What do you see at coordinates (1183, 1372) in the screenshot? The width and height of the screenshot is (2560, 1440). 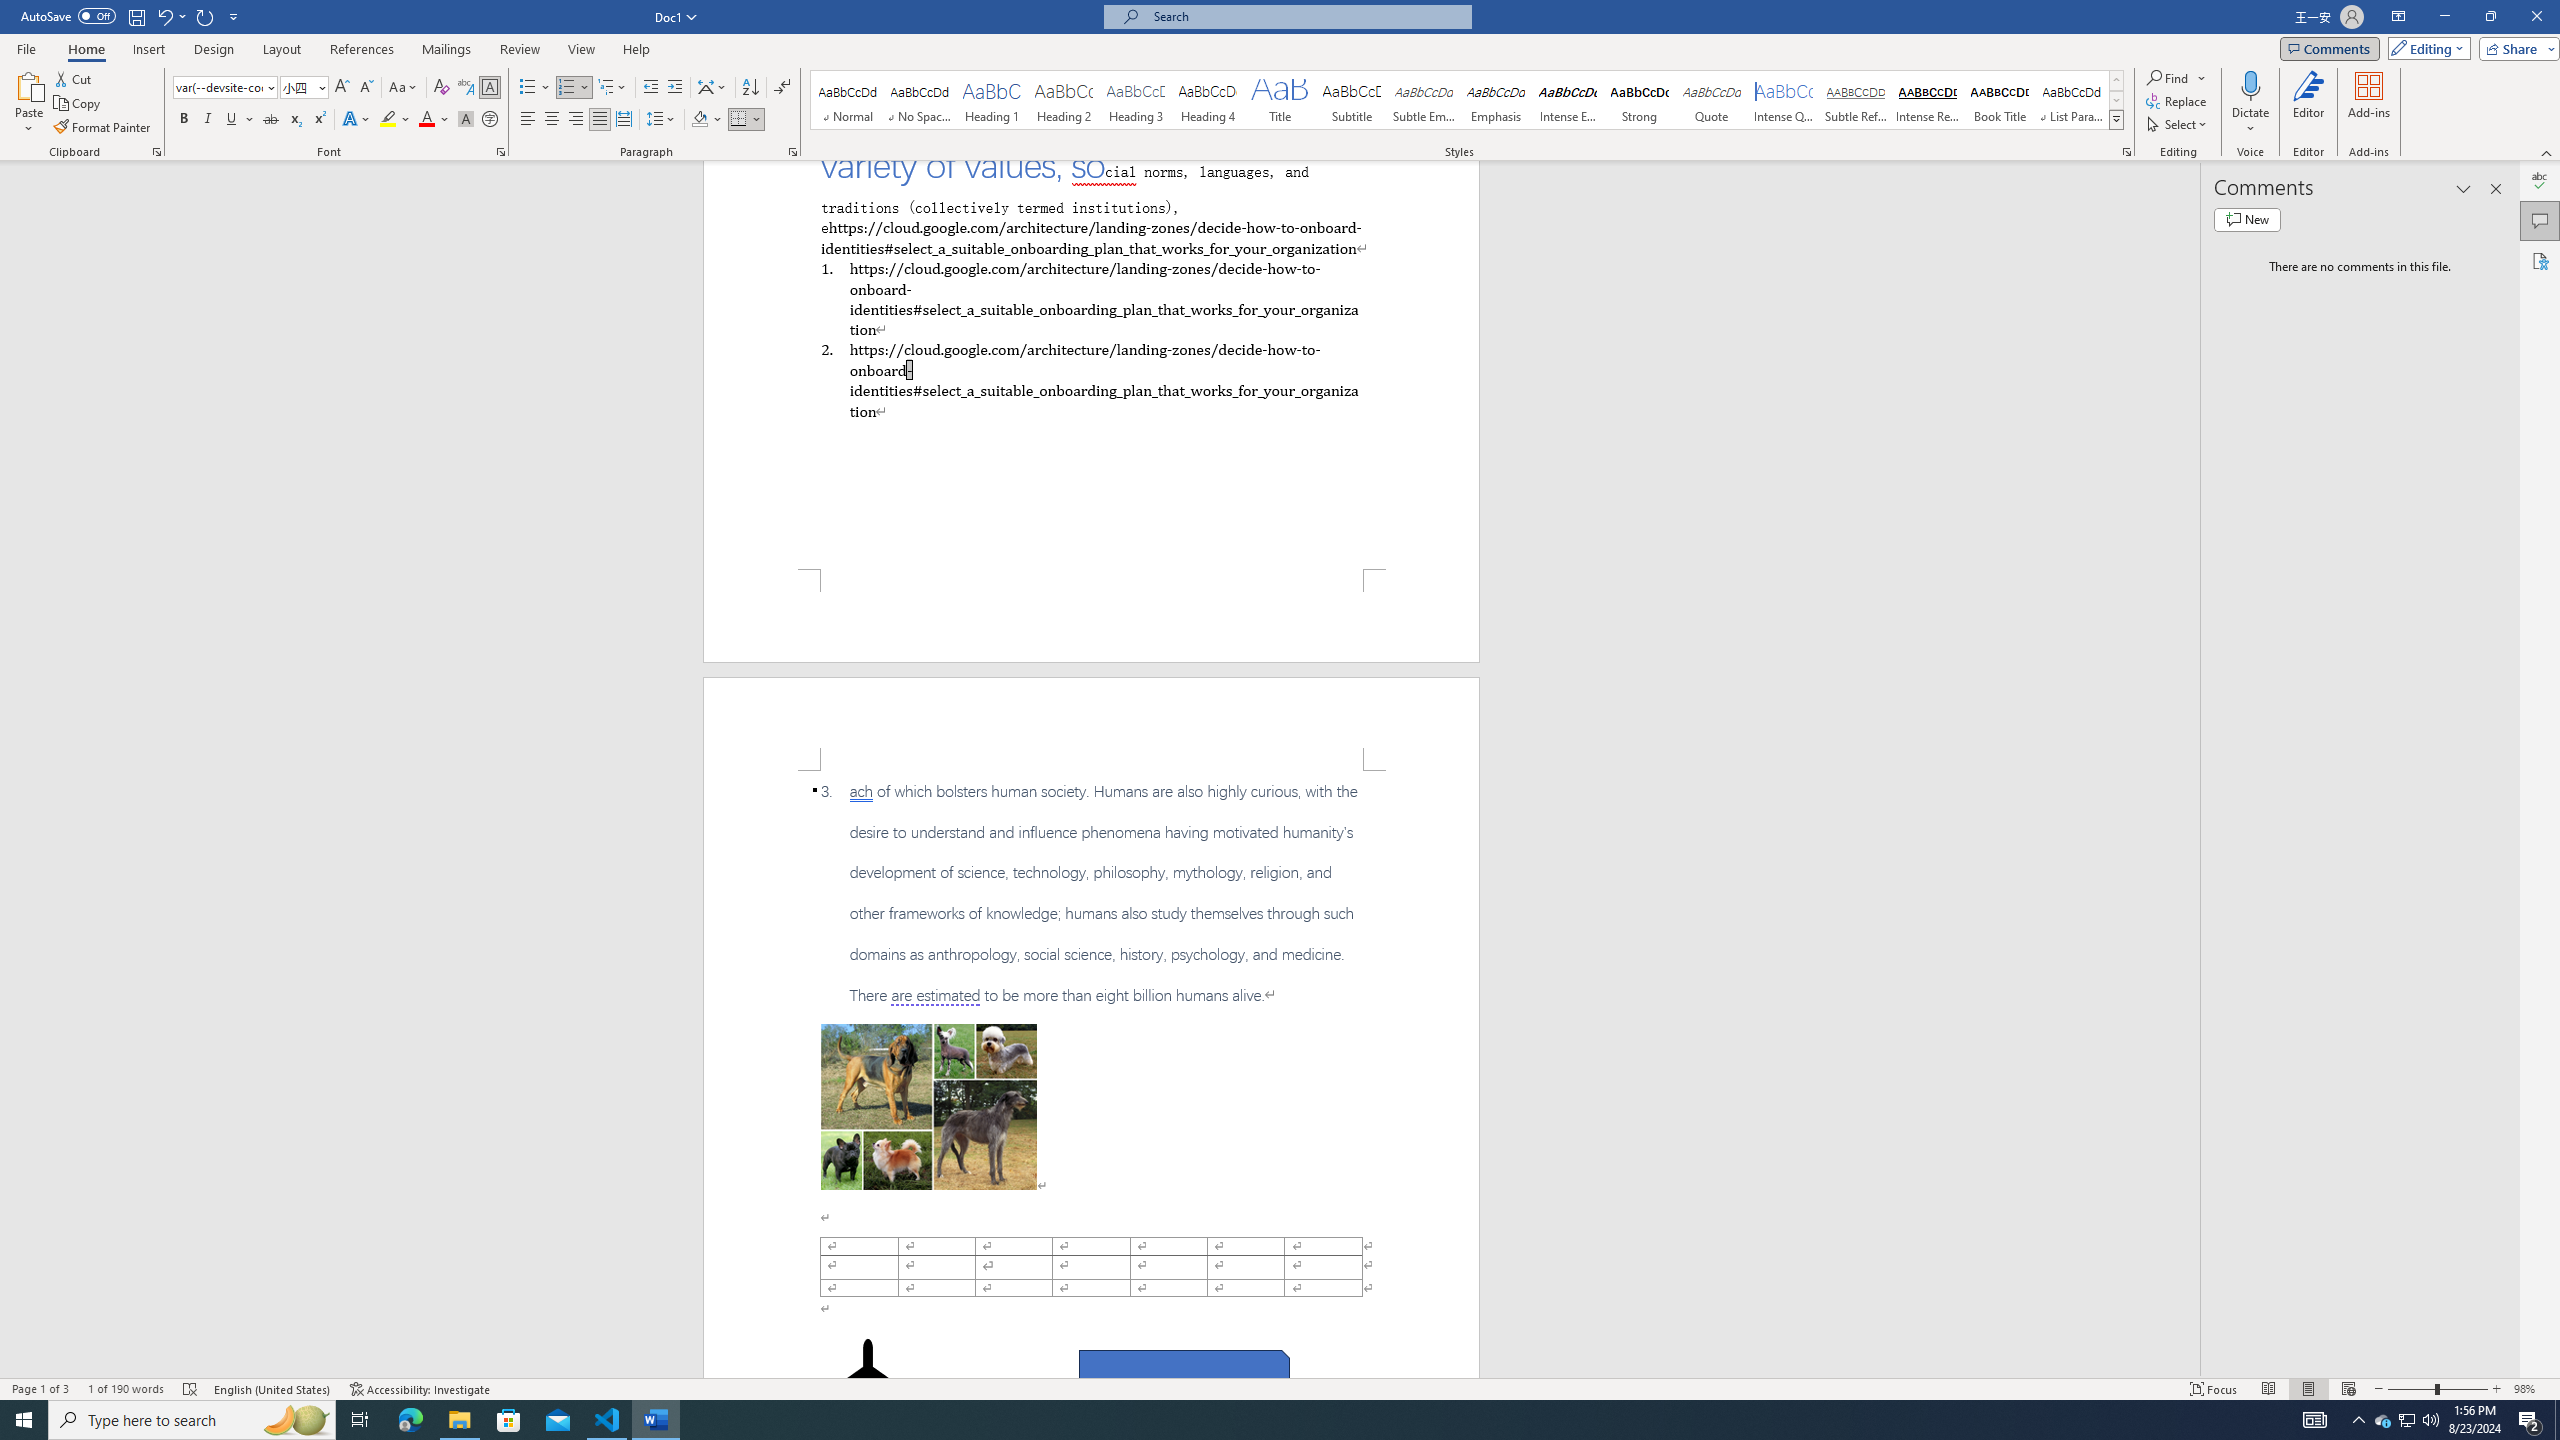 I see `'Rectangle: Diagonal Corners Snipped 2'` at bounding box center [1183, 1372].